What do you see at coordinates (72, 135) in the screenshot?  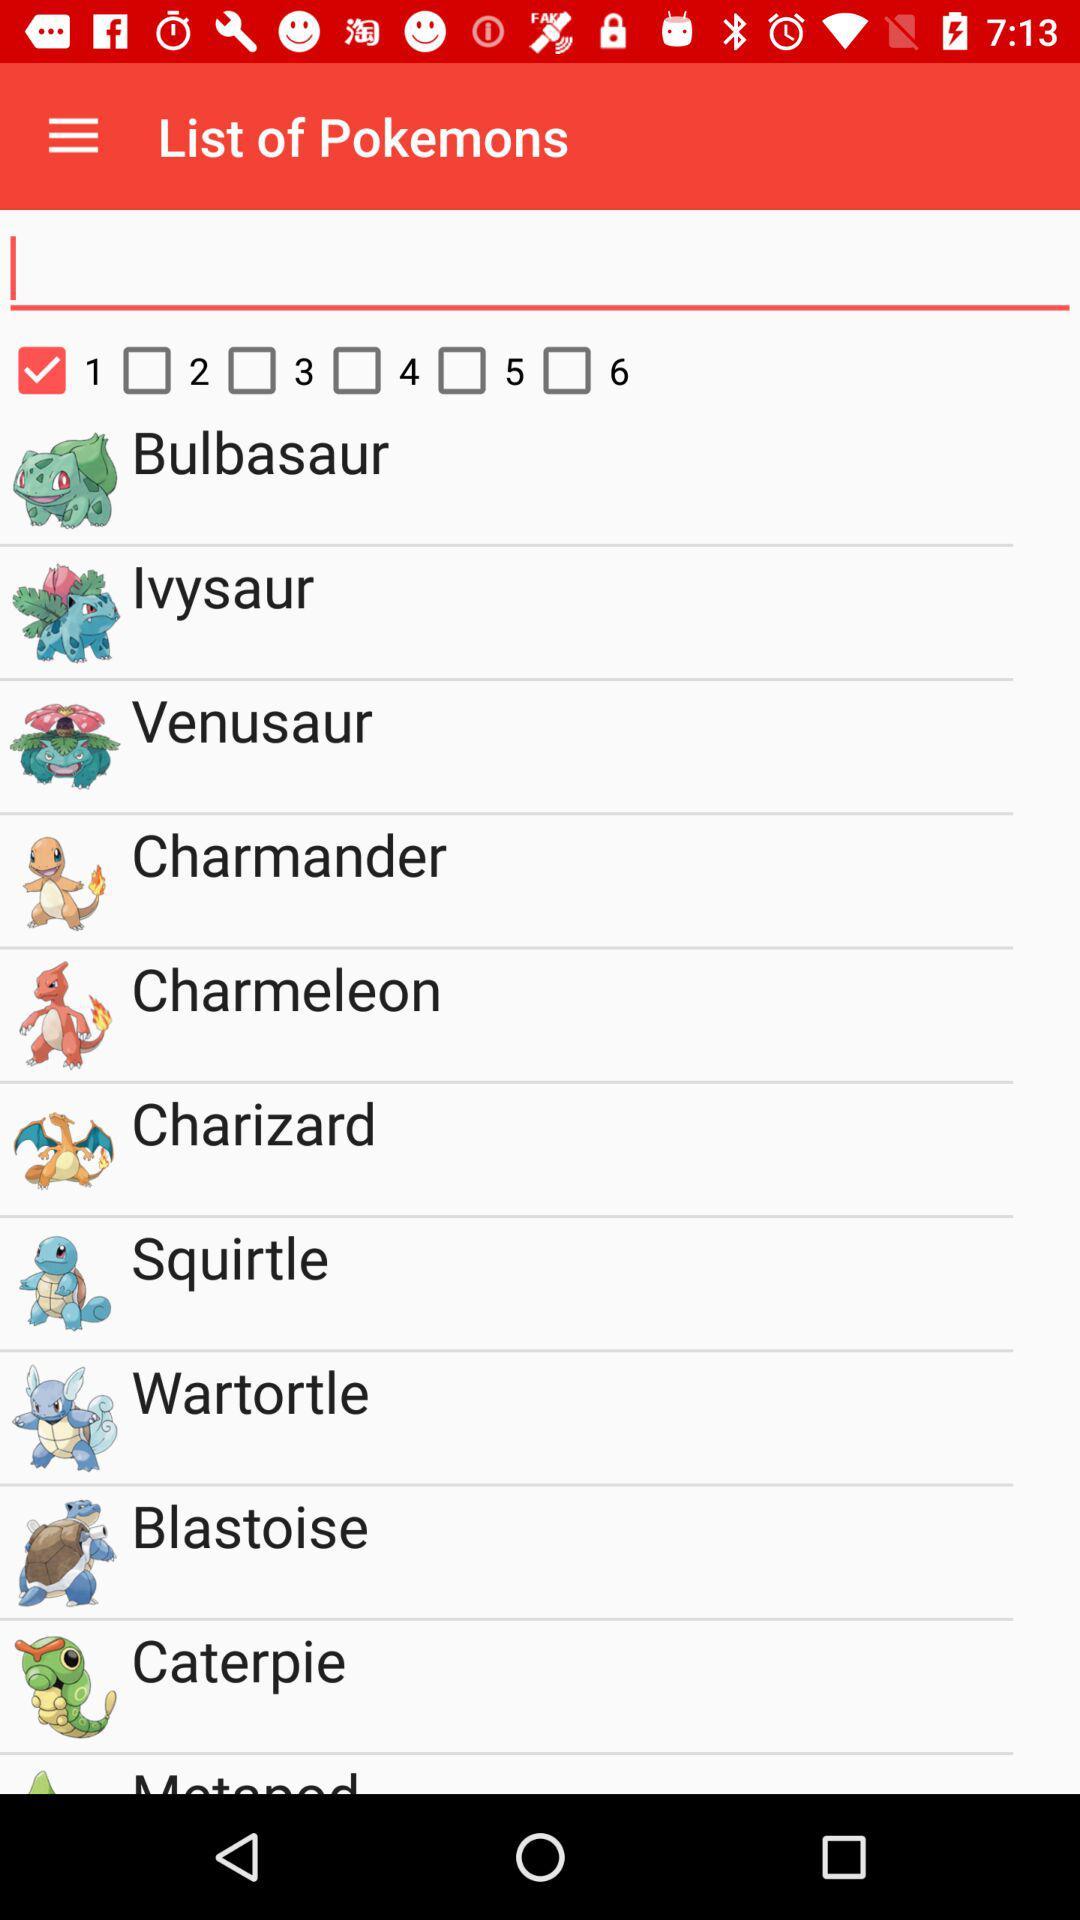 I see `the icon next to list of pokemons item` at bounding box center [72, 135].